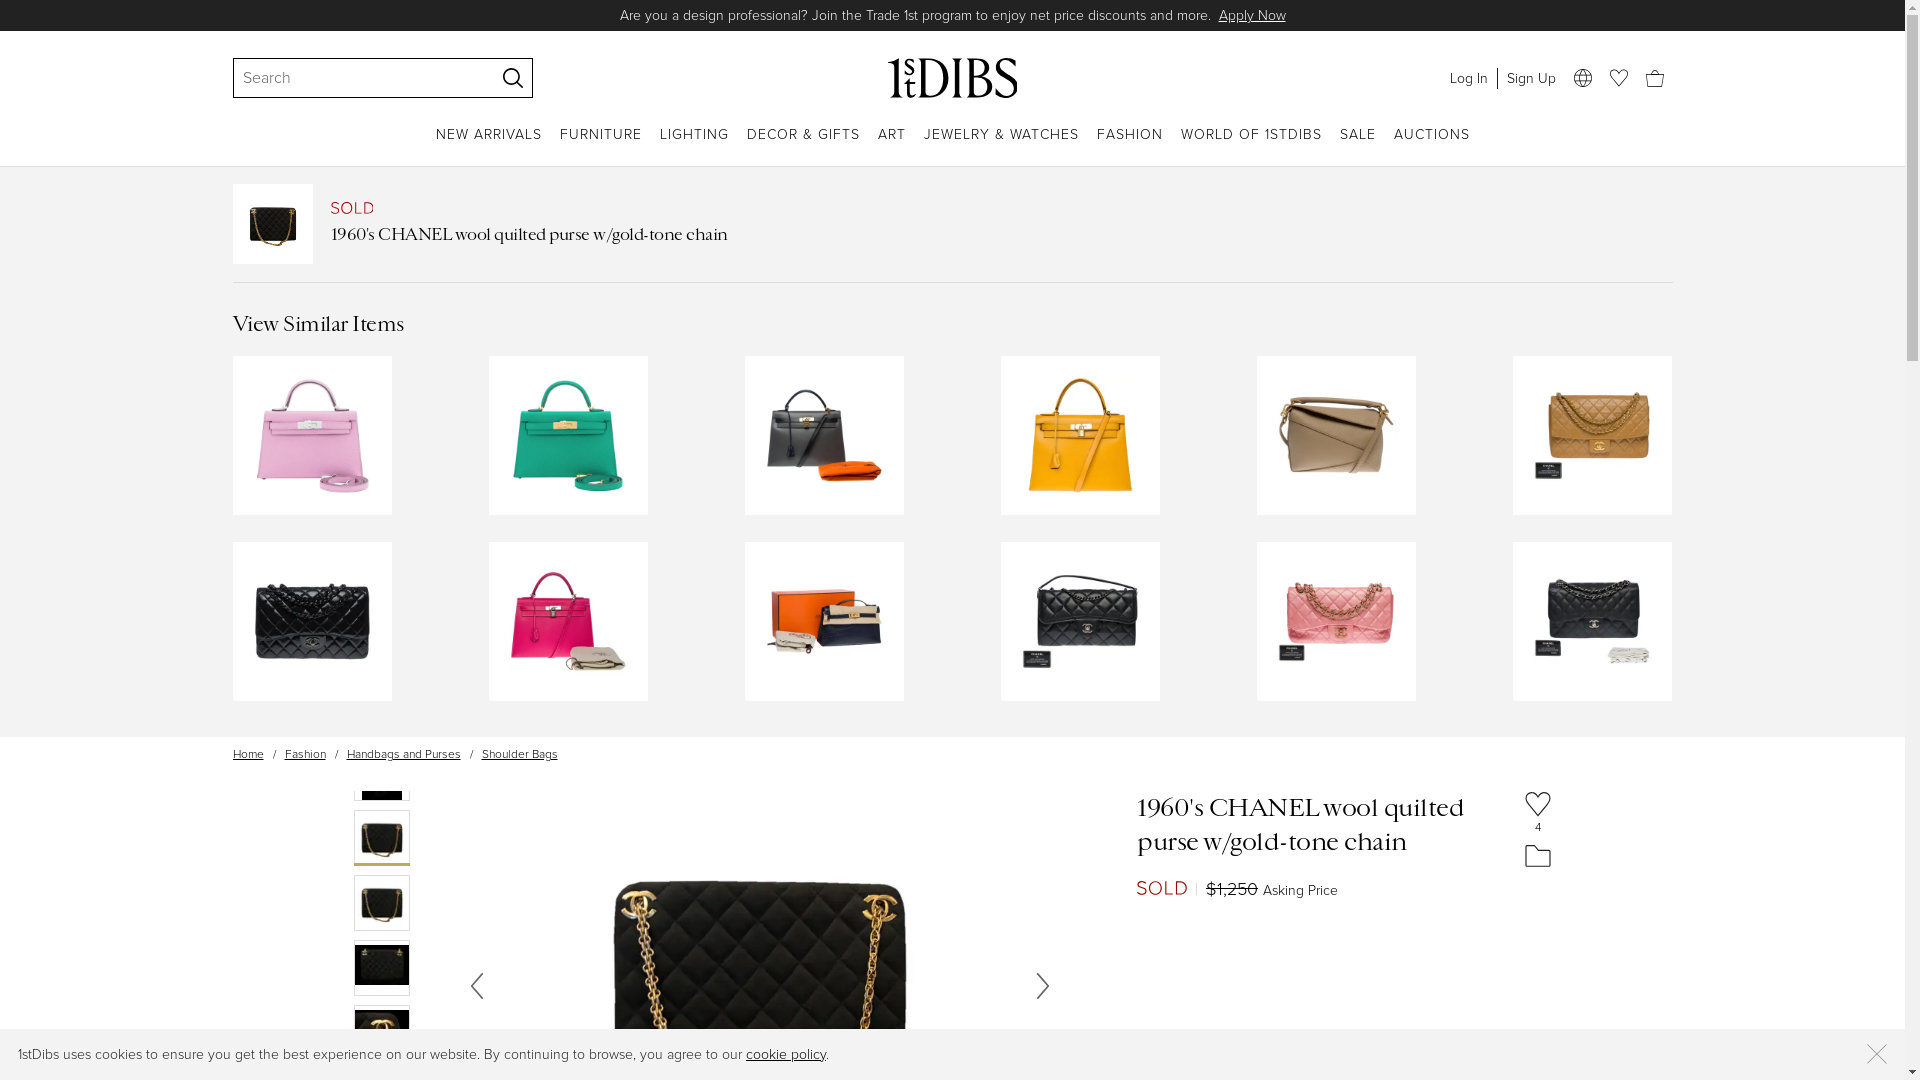  I want to click on 'Shoulder Bags', so click(519, 754).